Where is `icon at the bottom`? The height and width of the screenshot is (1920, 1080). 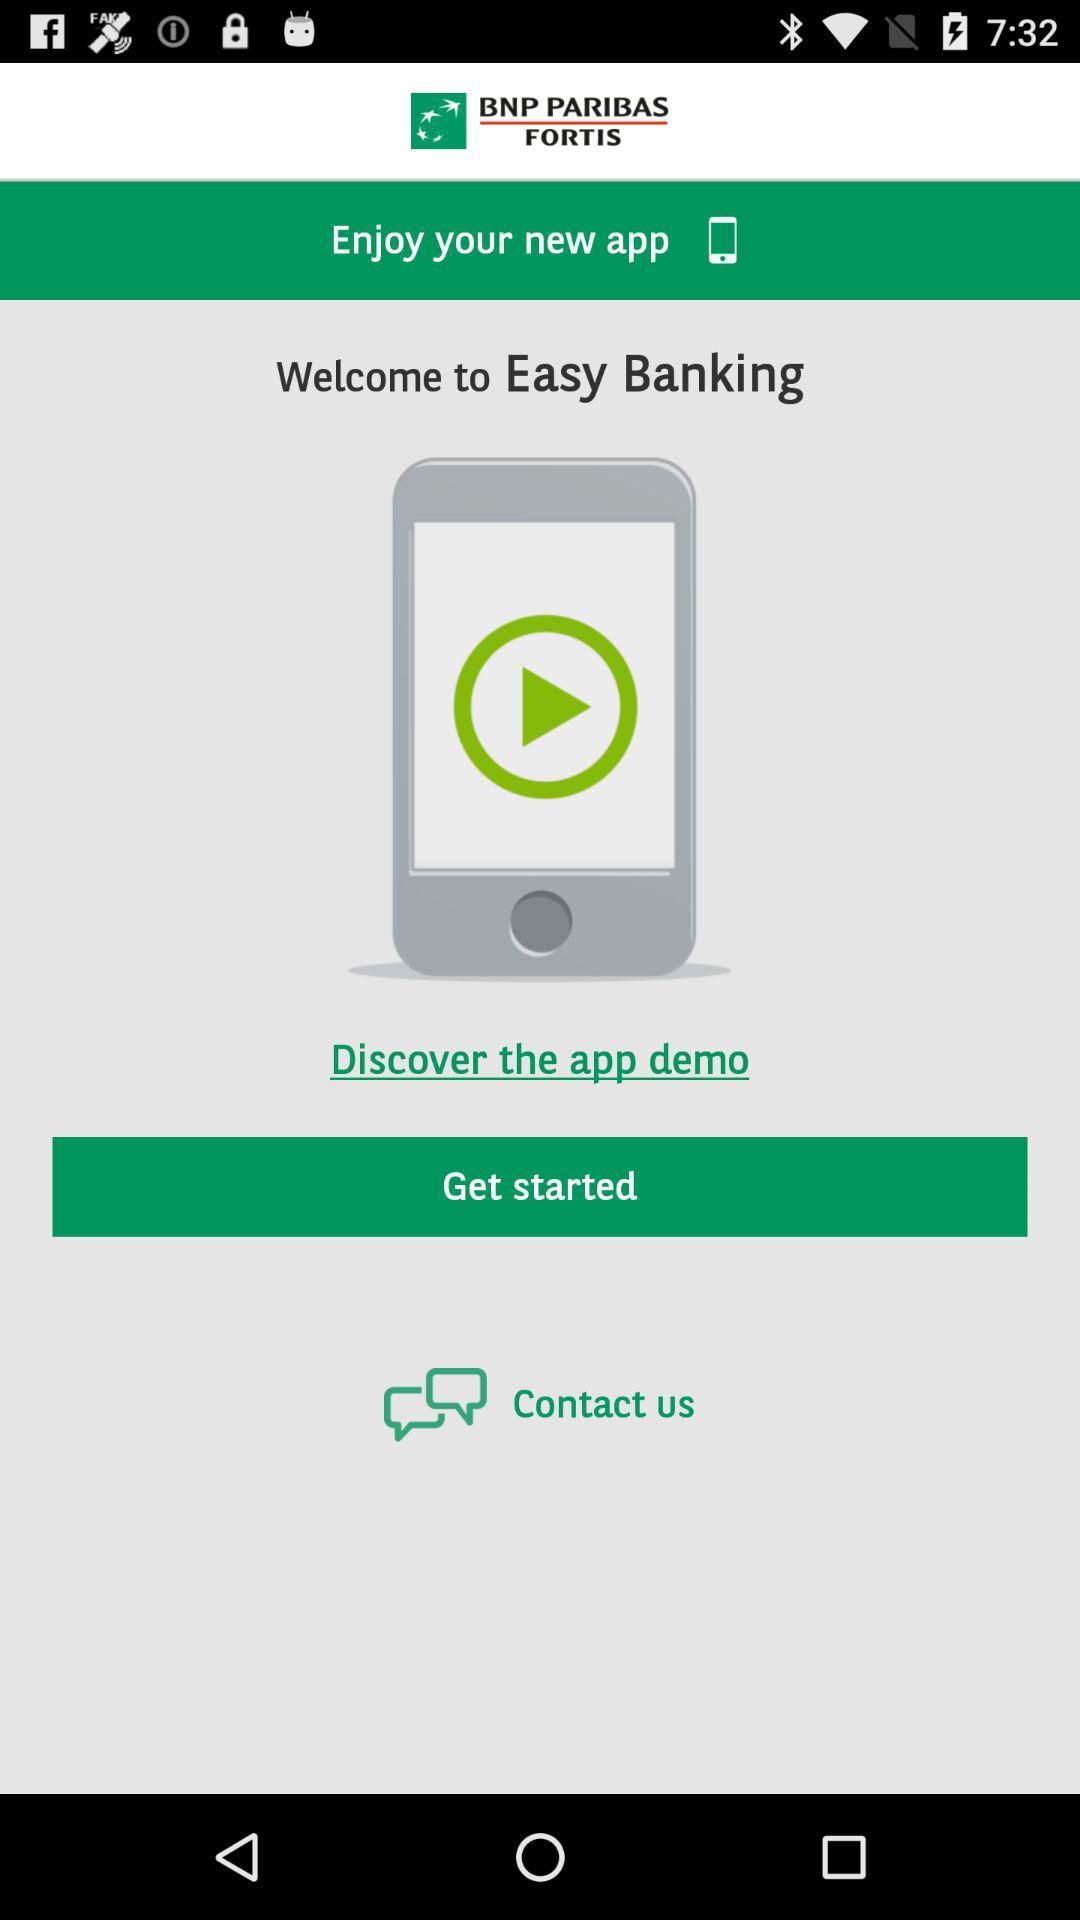
icon at the bottom is located at coordinates (538, 1403).